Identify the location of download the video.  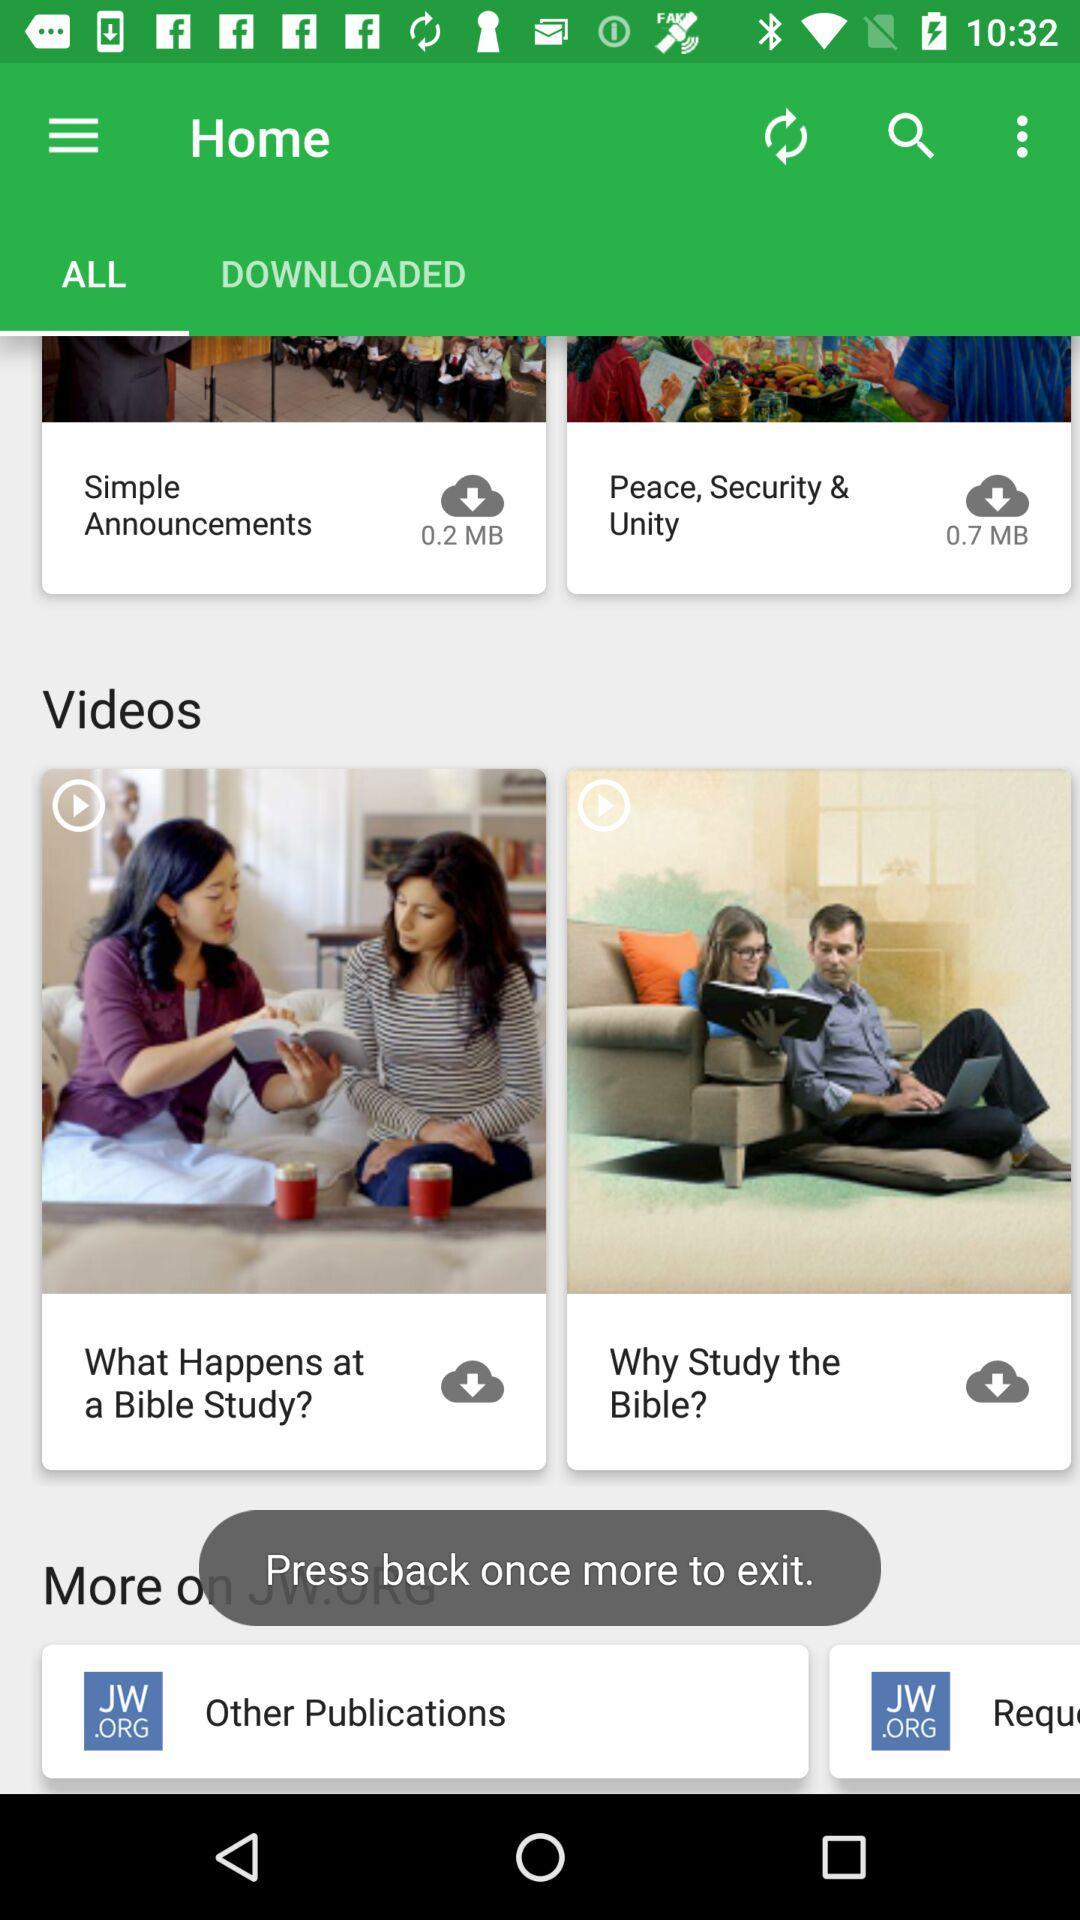
(818, 379).